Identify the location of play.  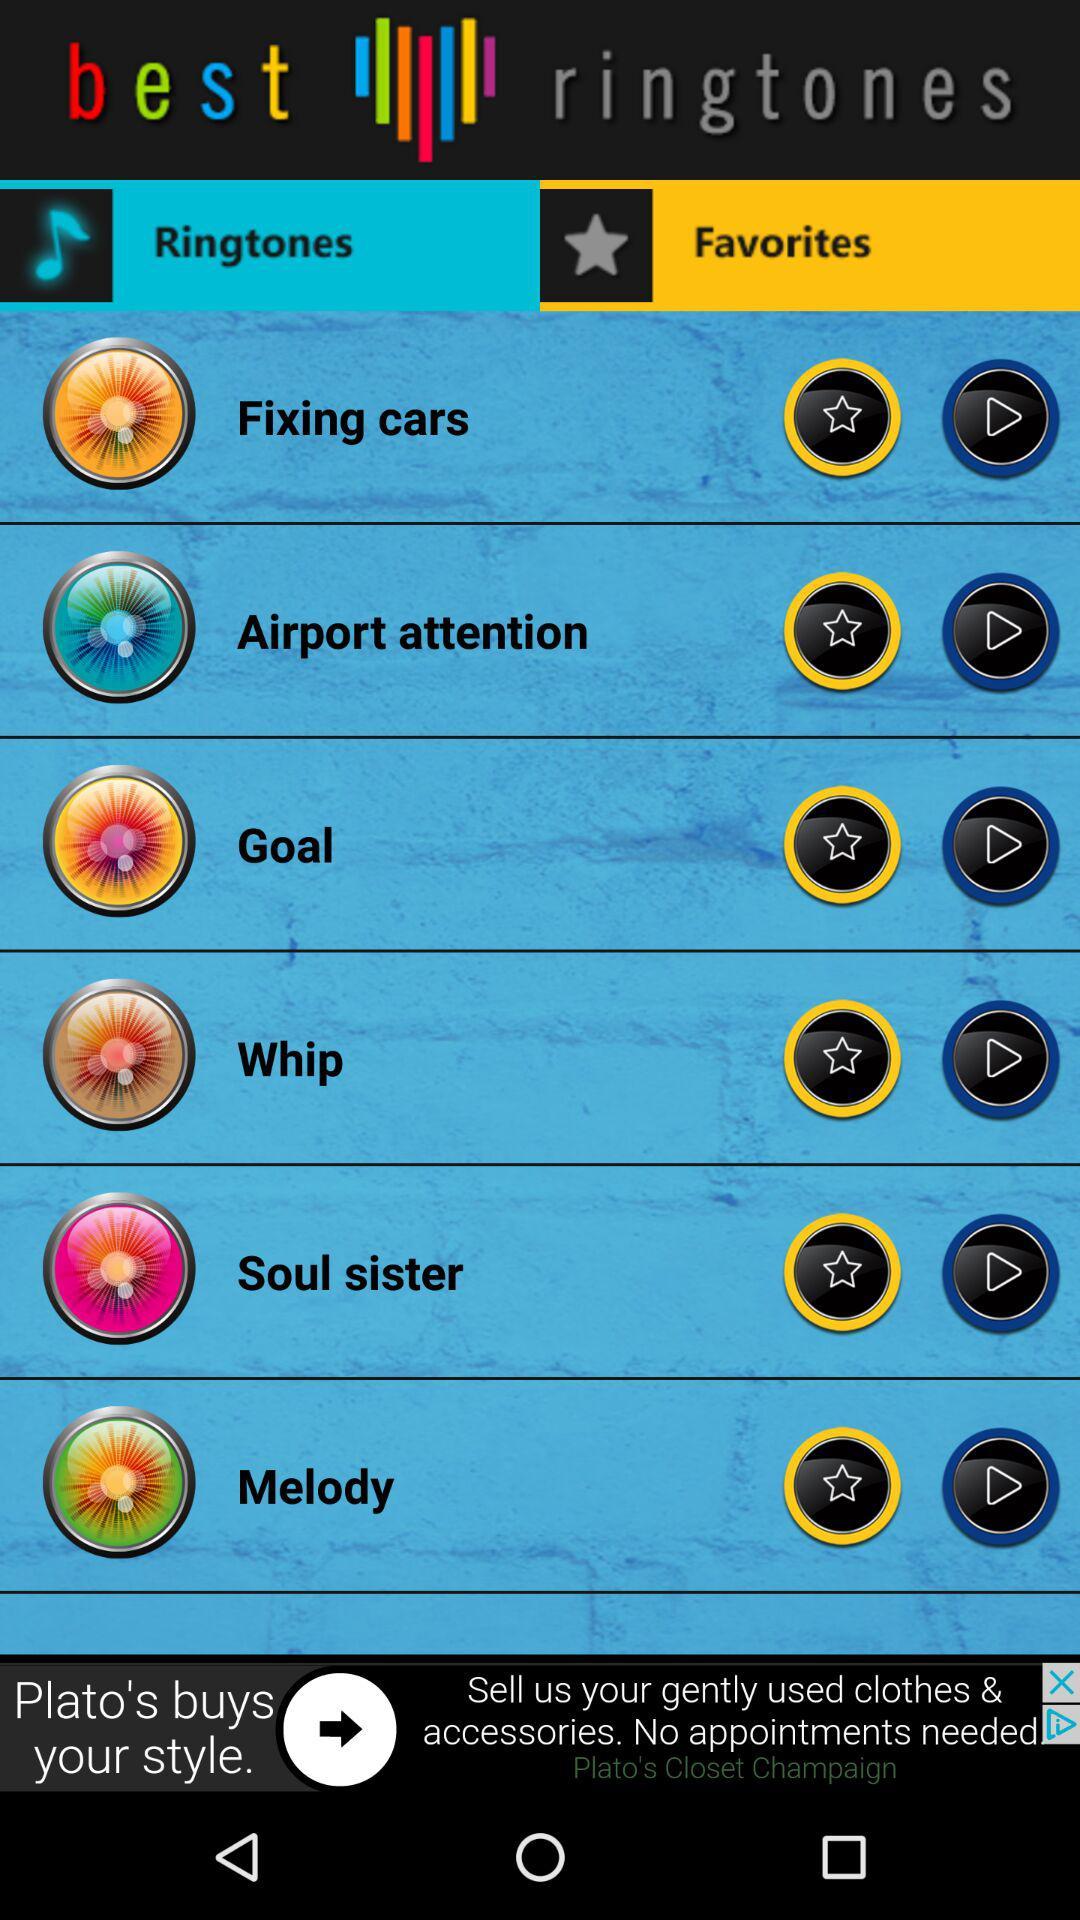
(1000, 629).